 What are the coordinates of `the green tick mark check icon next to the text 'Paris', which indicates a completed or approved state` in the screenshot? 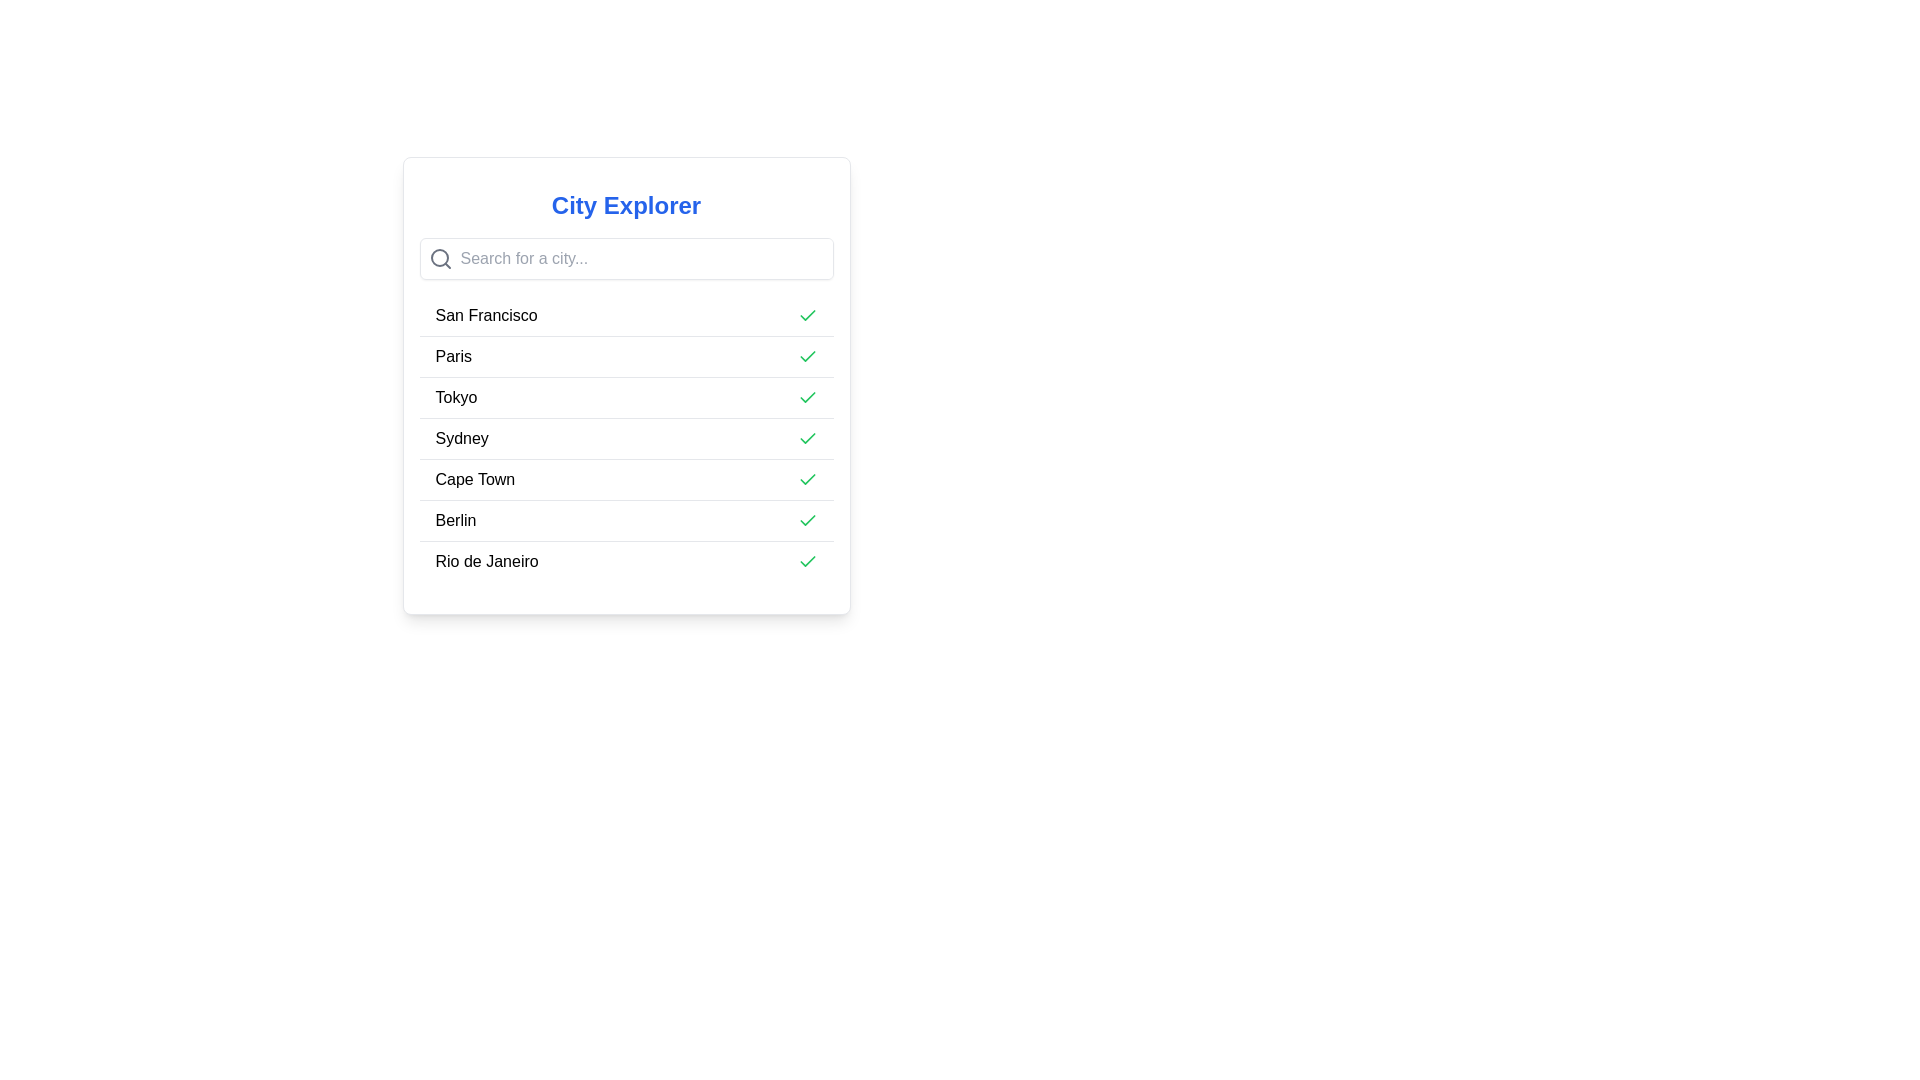 It's located at (807, 315).